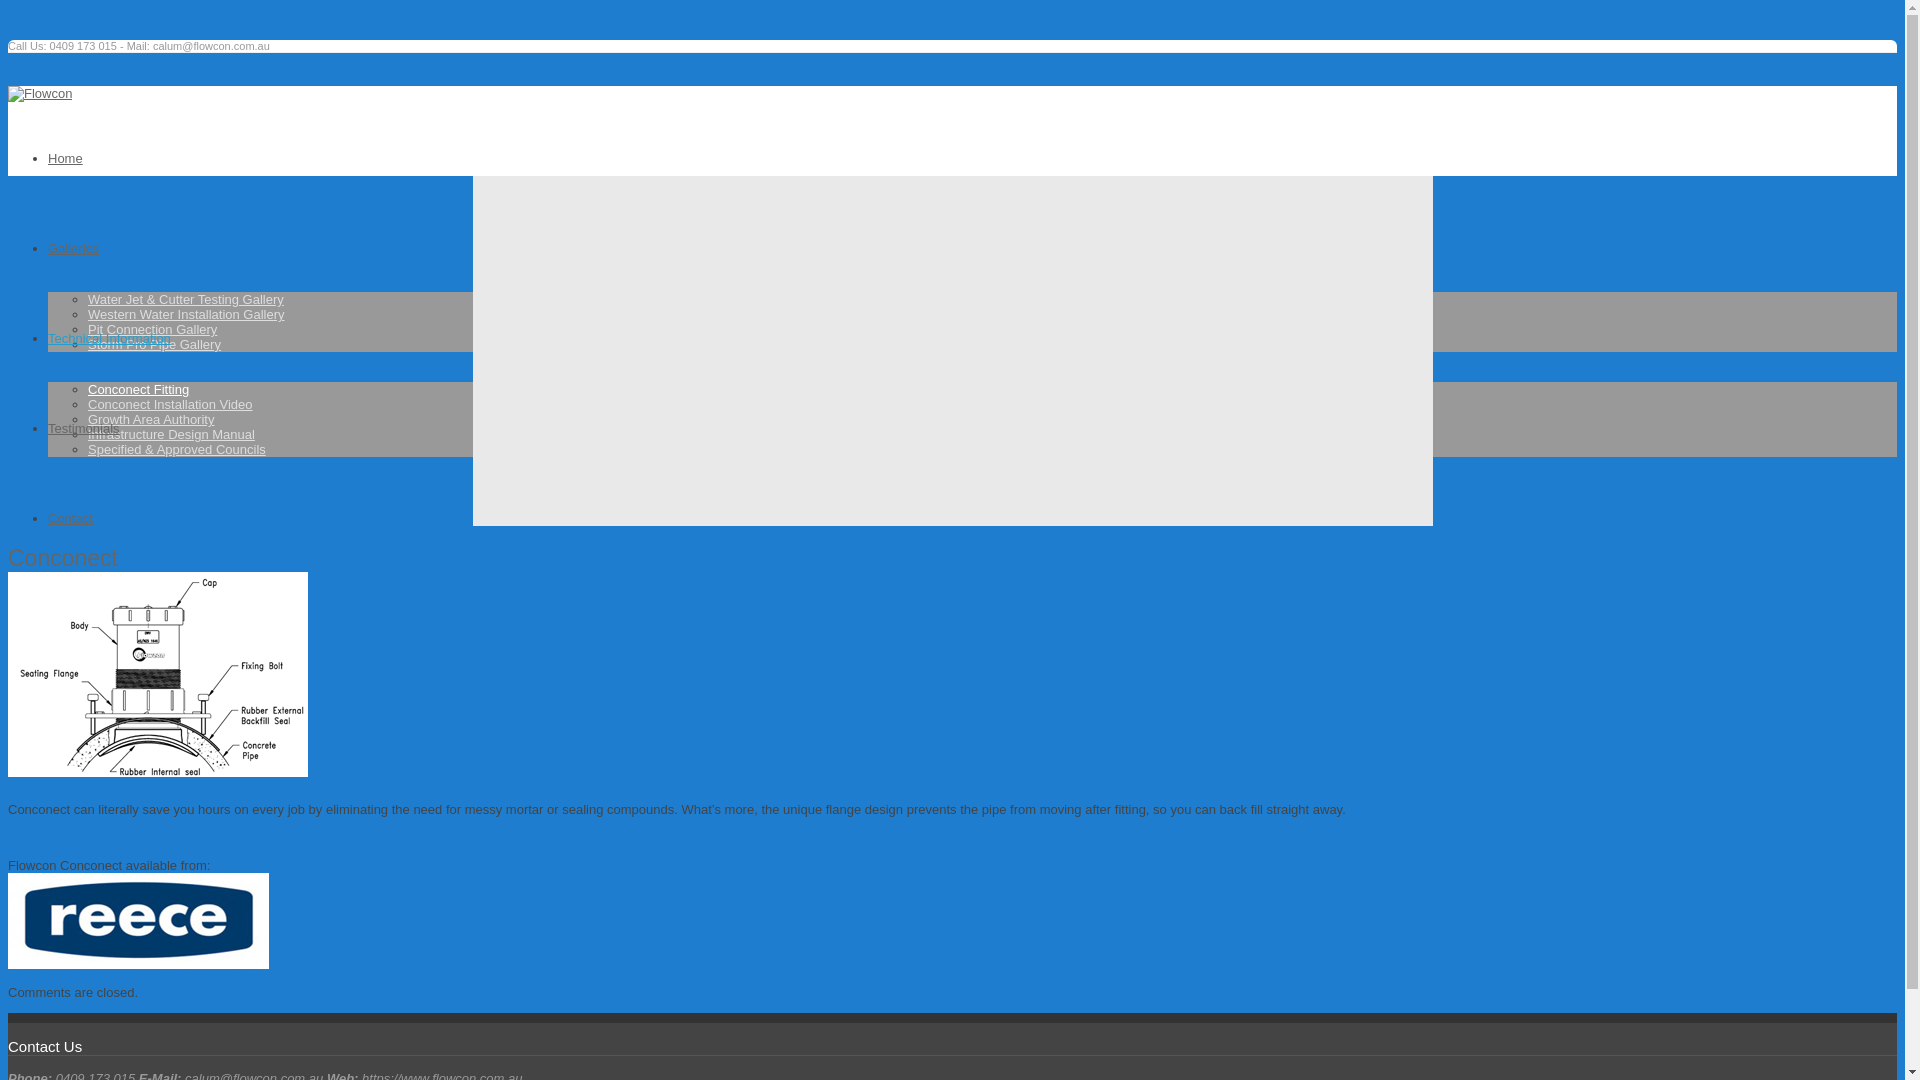  What do you see at coordinates (170, 404) in the screenshot?
I see `'Conconect Installation Video'` at bounding box center [170, 404].